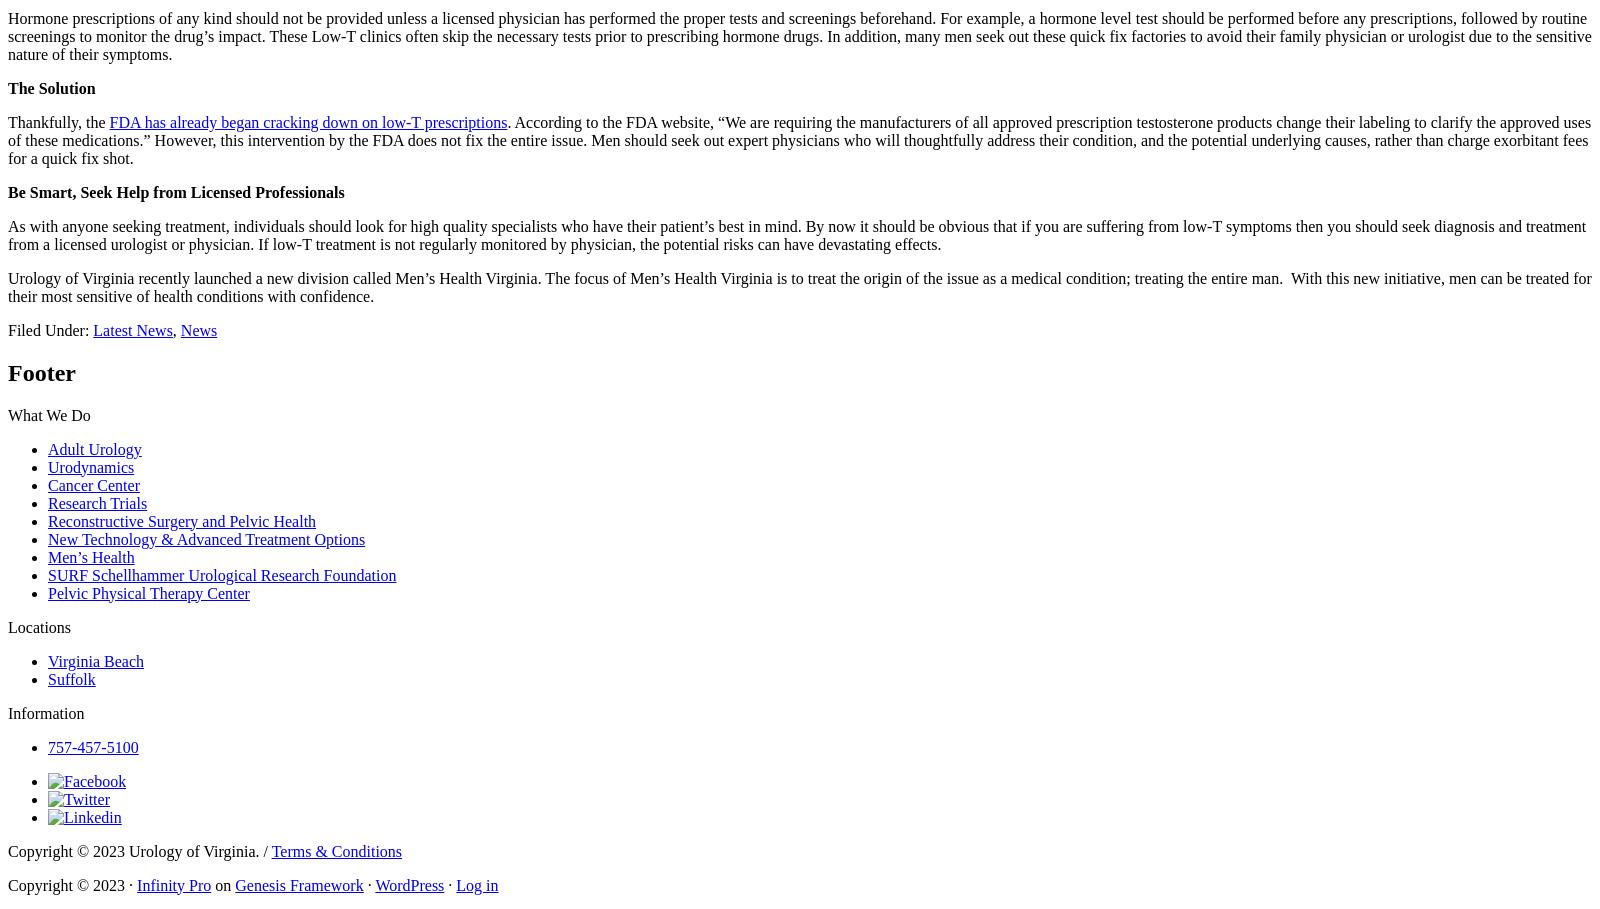  Describe the element at coordinates (181, 519) in the screenshot. I see `'Reconstructive Surgery and Pelvic Health'` at that location.